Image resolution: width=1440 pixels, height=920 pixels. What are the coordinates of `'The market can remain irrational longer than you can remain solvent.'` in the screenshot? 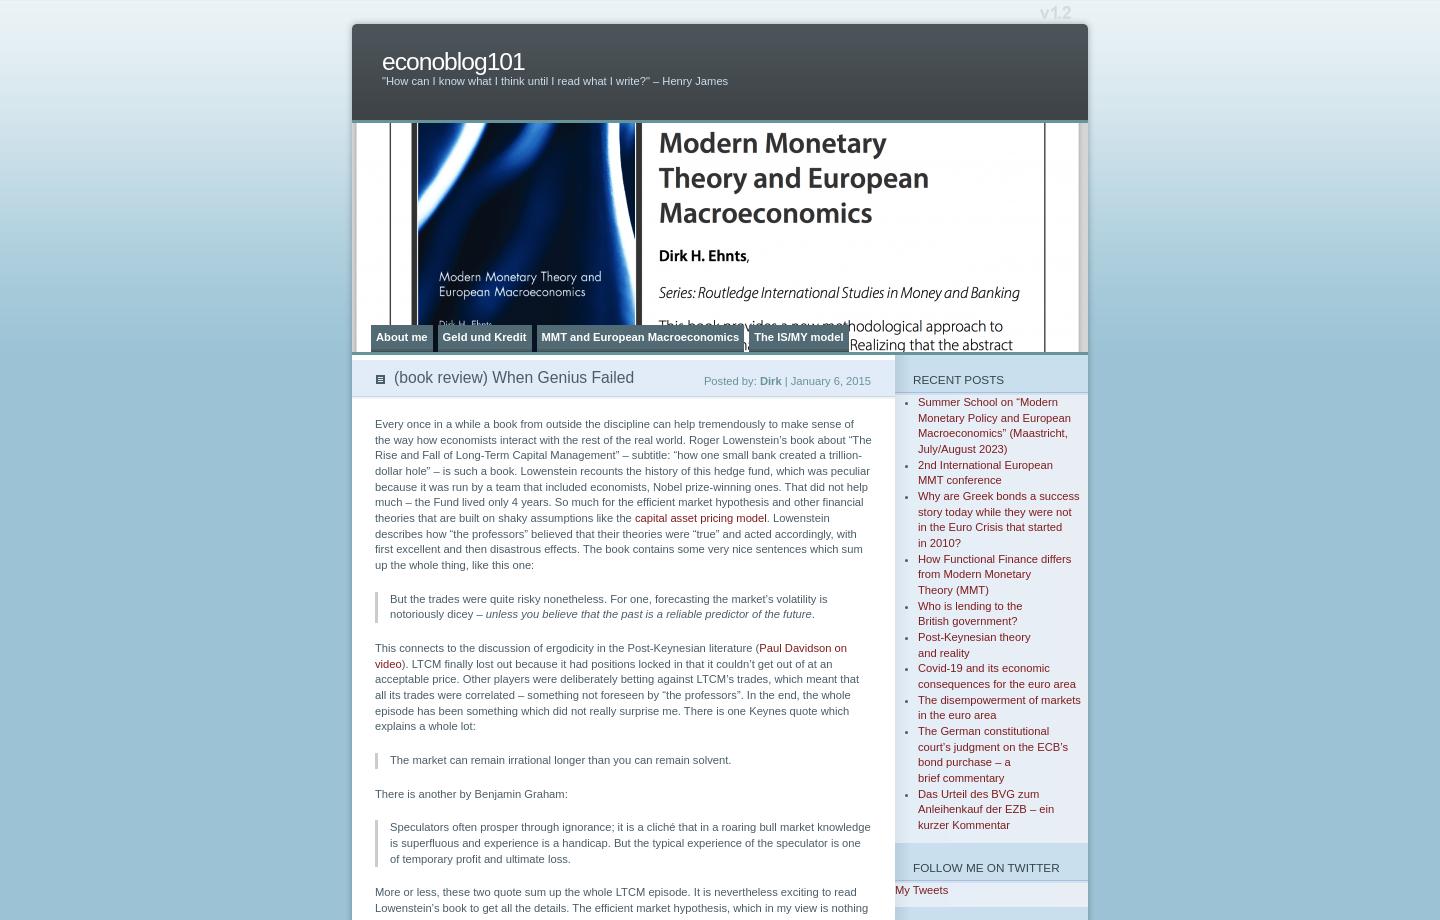 It's located at (560, 760).